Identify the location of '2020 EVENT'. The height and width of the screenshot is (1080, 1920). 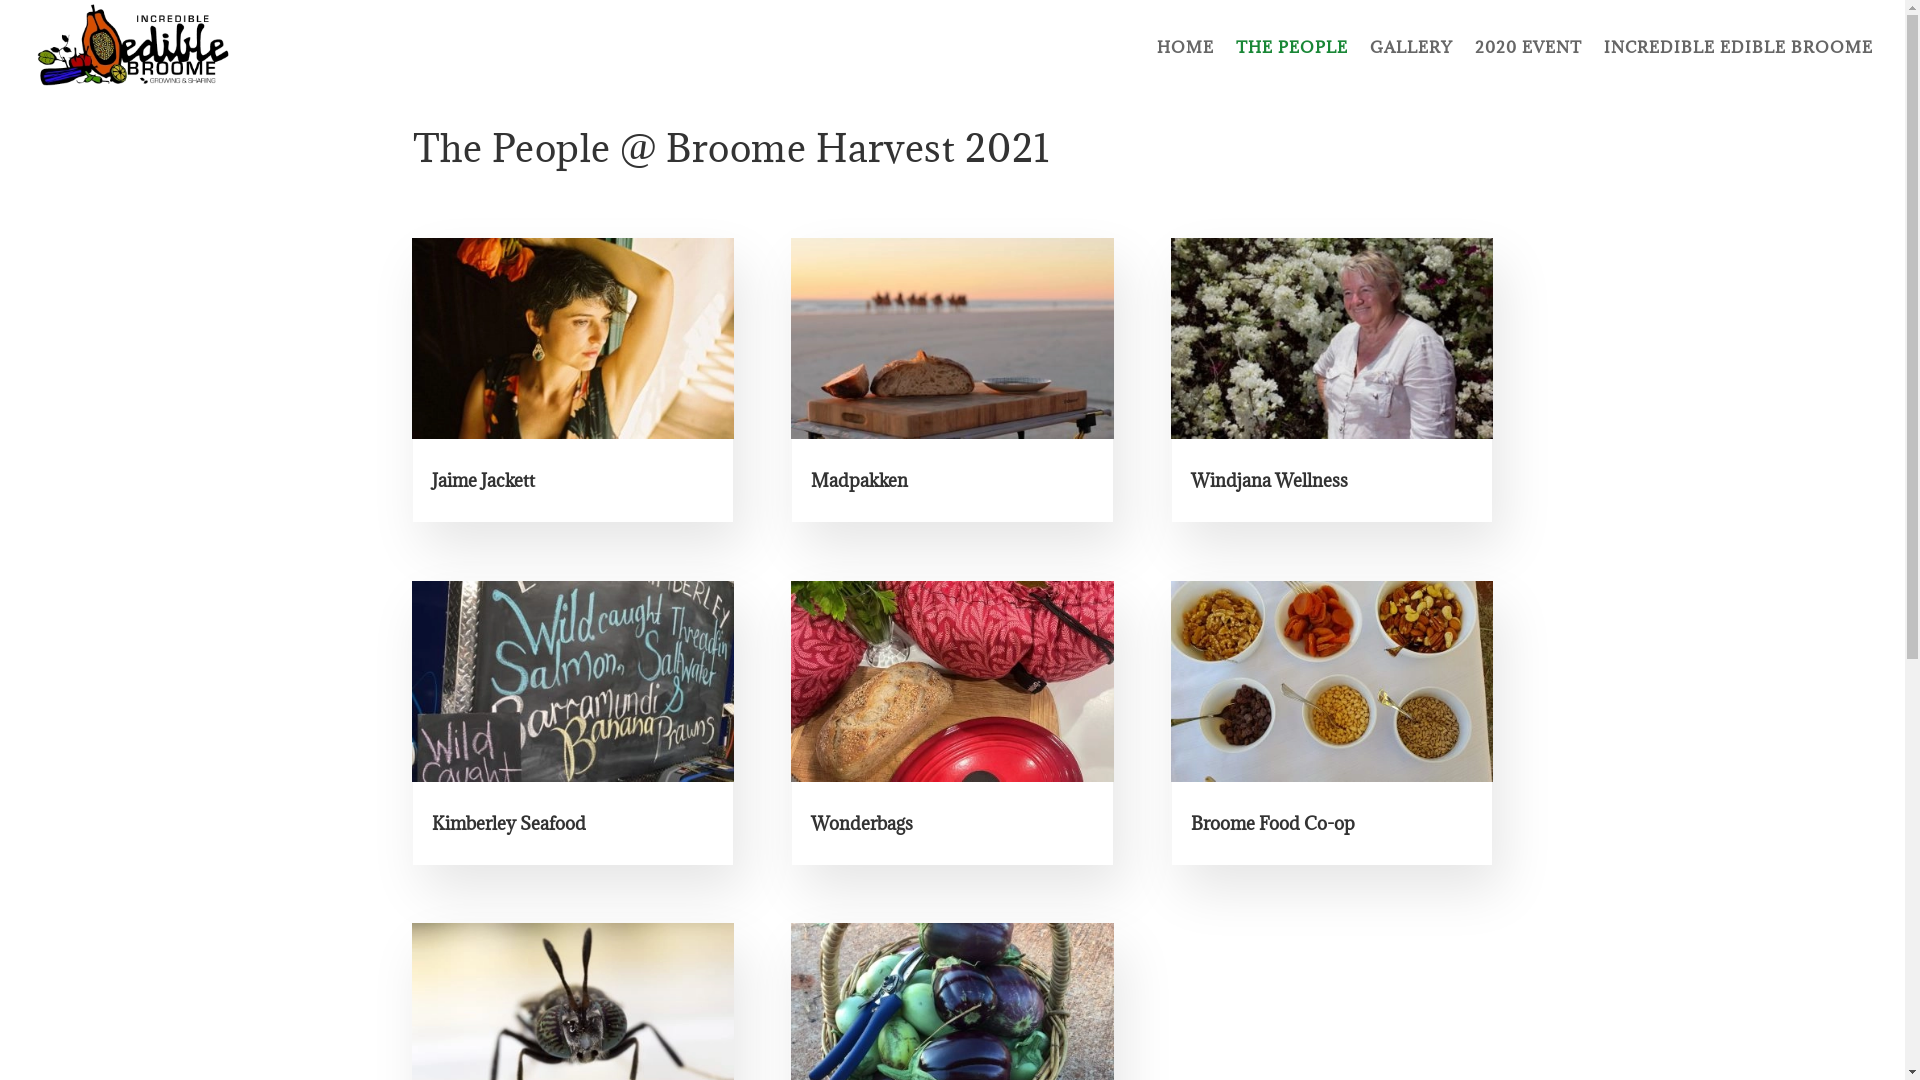
(1474, 65).